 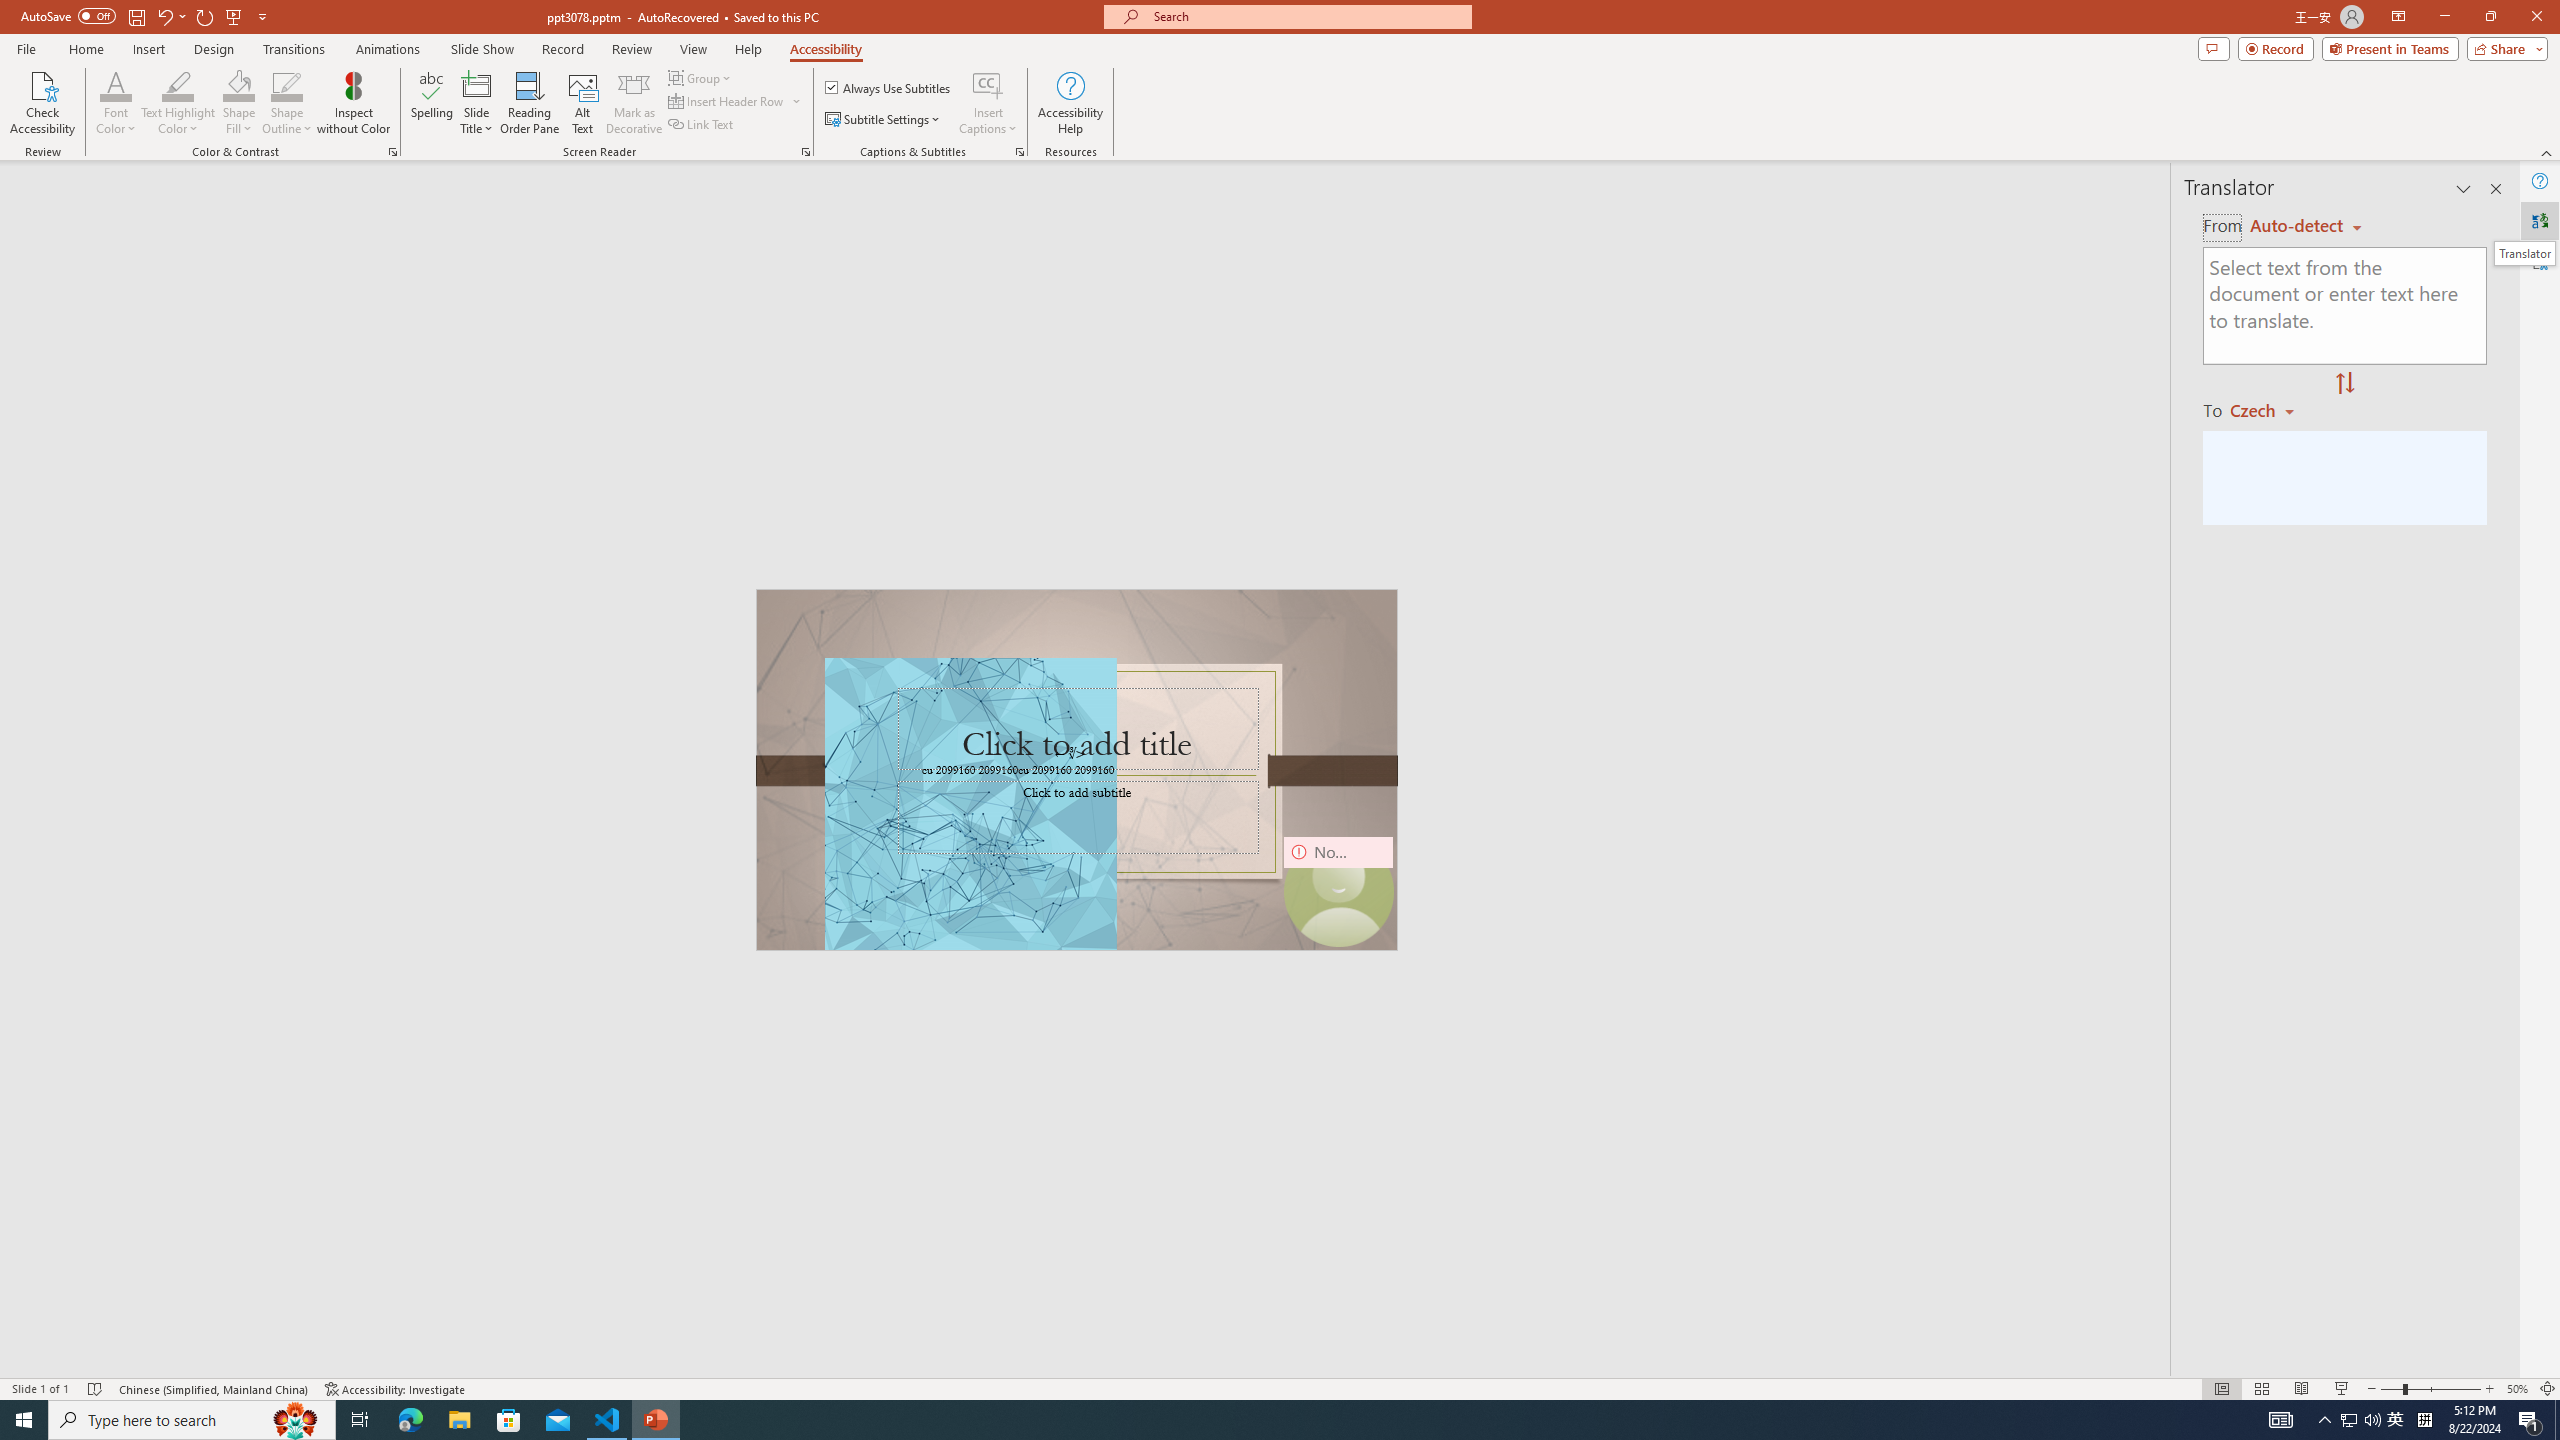 I want to click on 'Shape Outline', so click(x=288, y=103).